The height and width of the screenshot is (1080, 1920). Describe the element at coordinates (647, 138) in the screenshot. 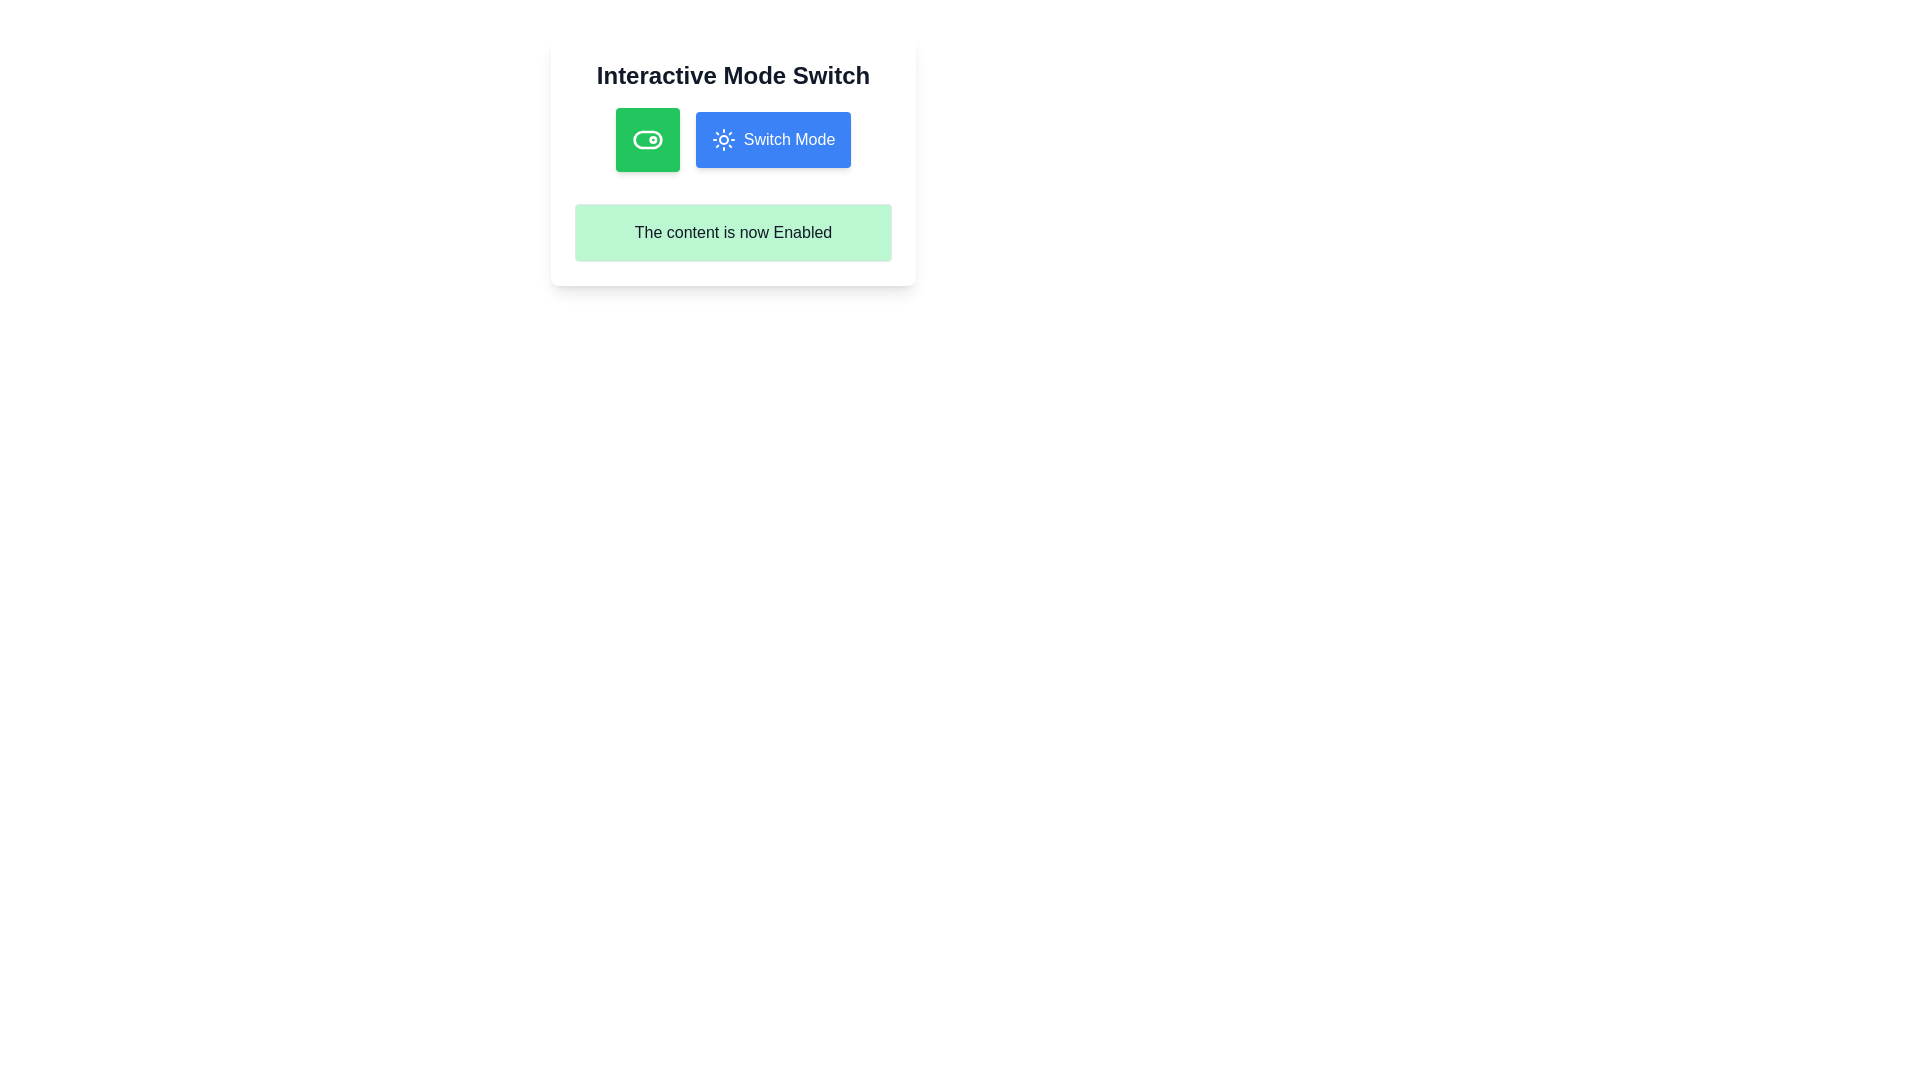

I see `the green toggle switch background, which is a horizontally elongated rectangle with rounded ends located in the upper-left portion of the interface` at that location.